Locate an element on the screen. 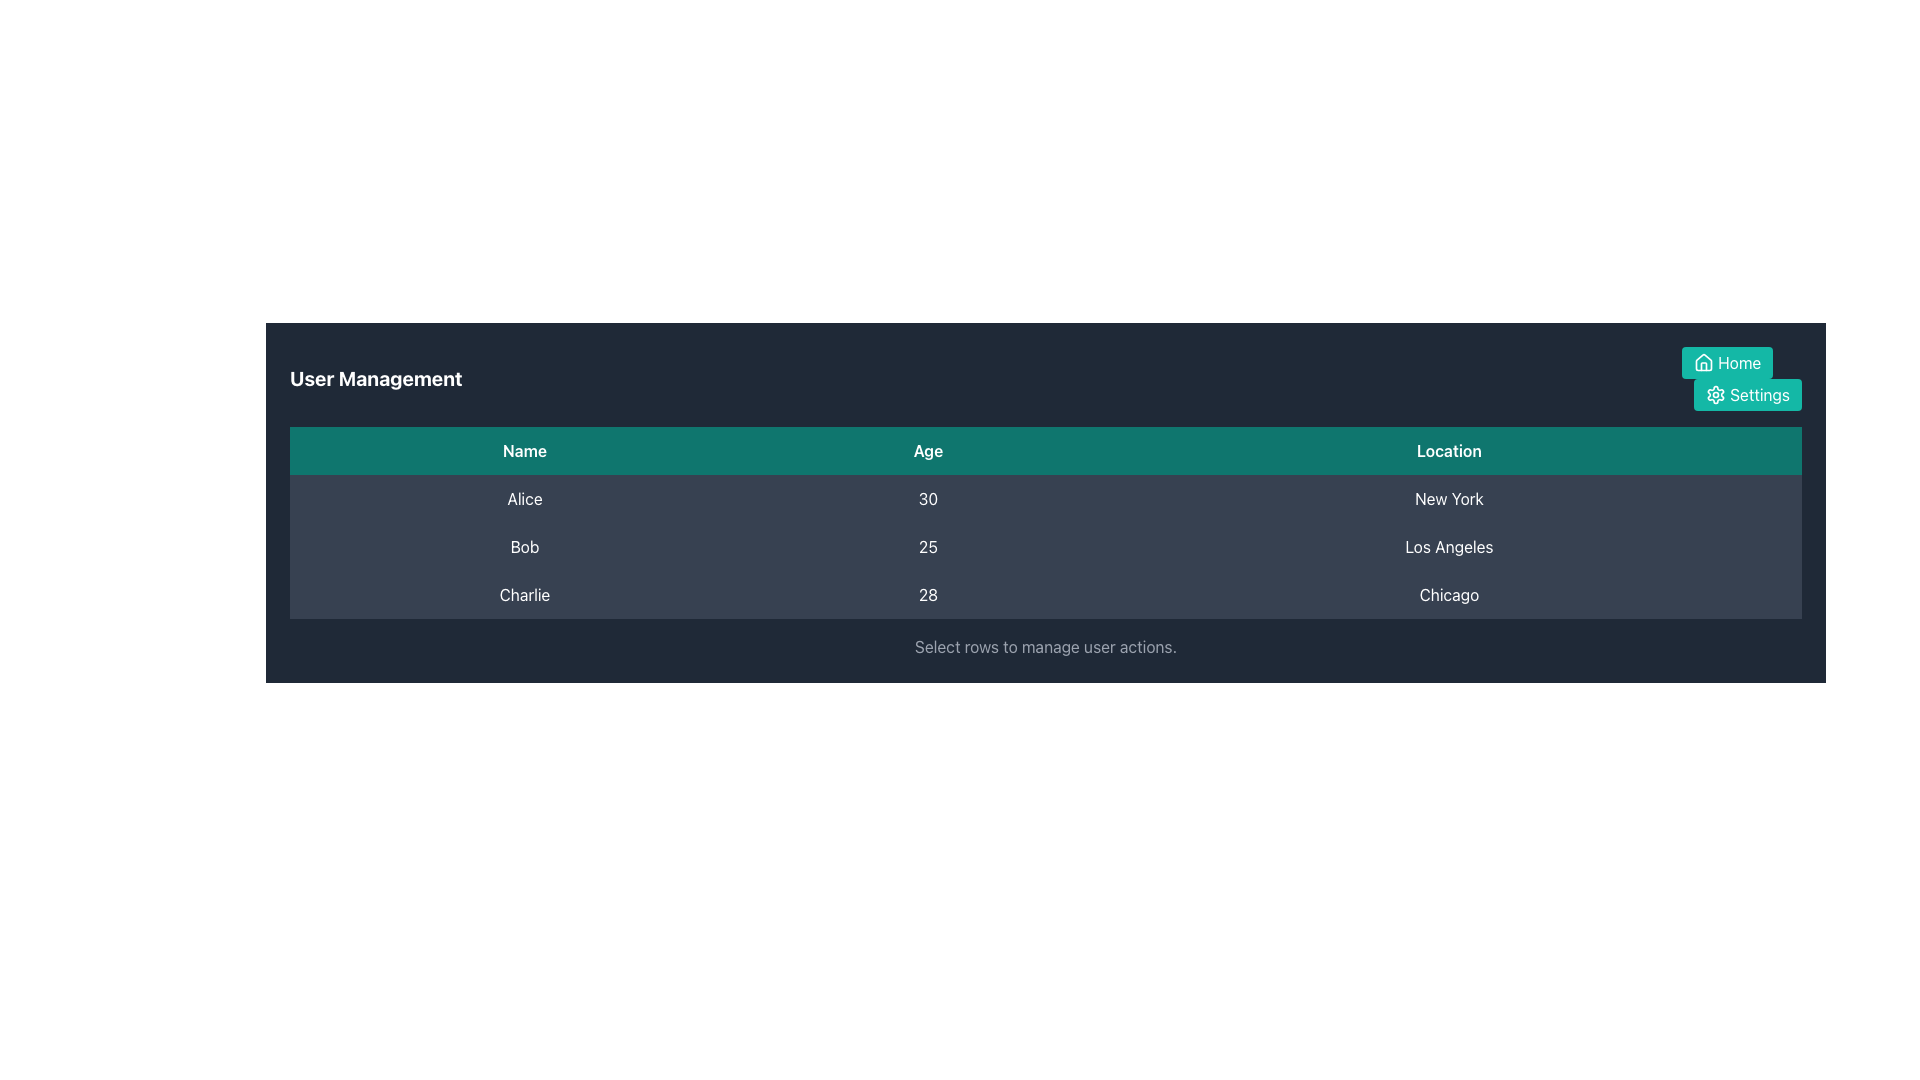 The image size is (1920, 1080). the second row of the static table displaying user information for Bob, age 25, and location Los Angeles is located at coordinates (1045, 547).